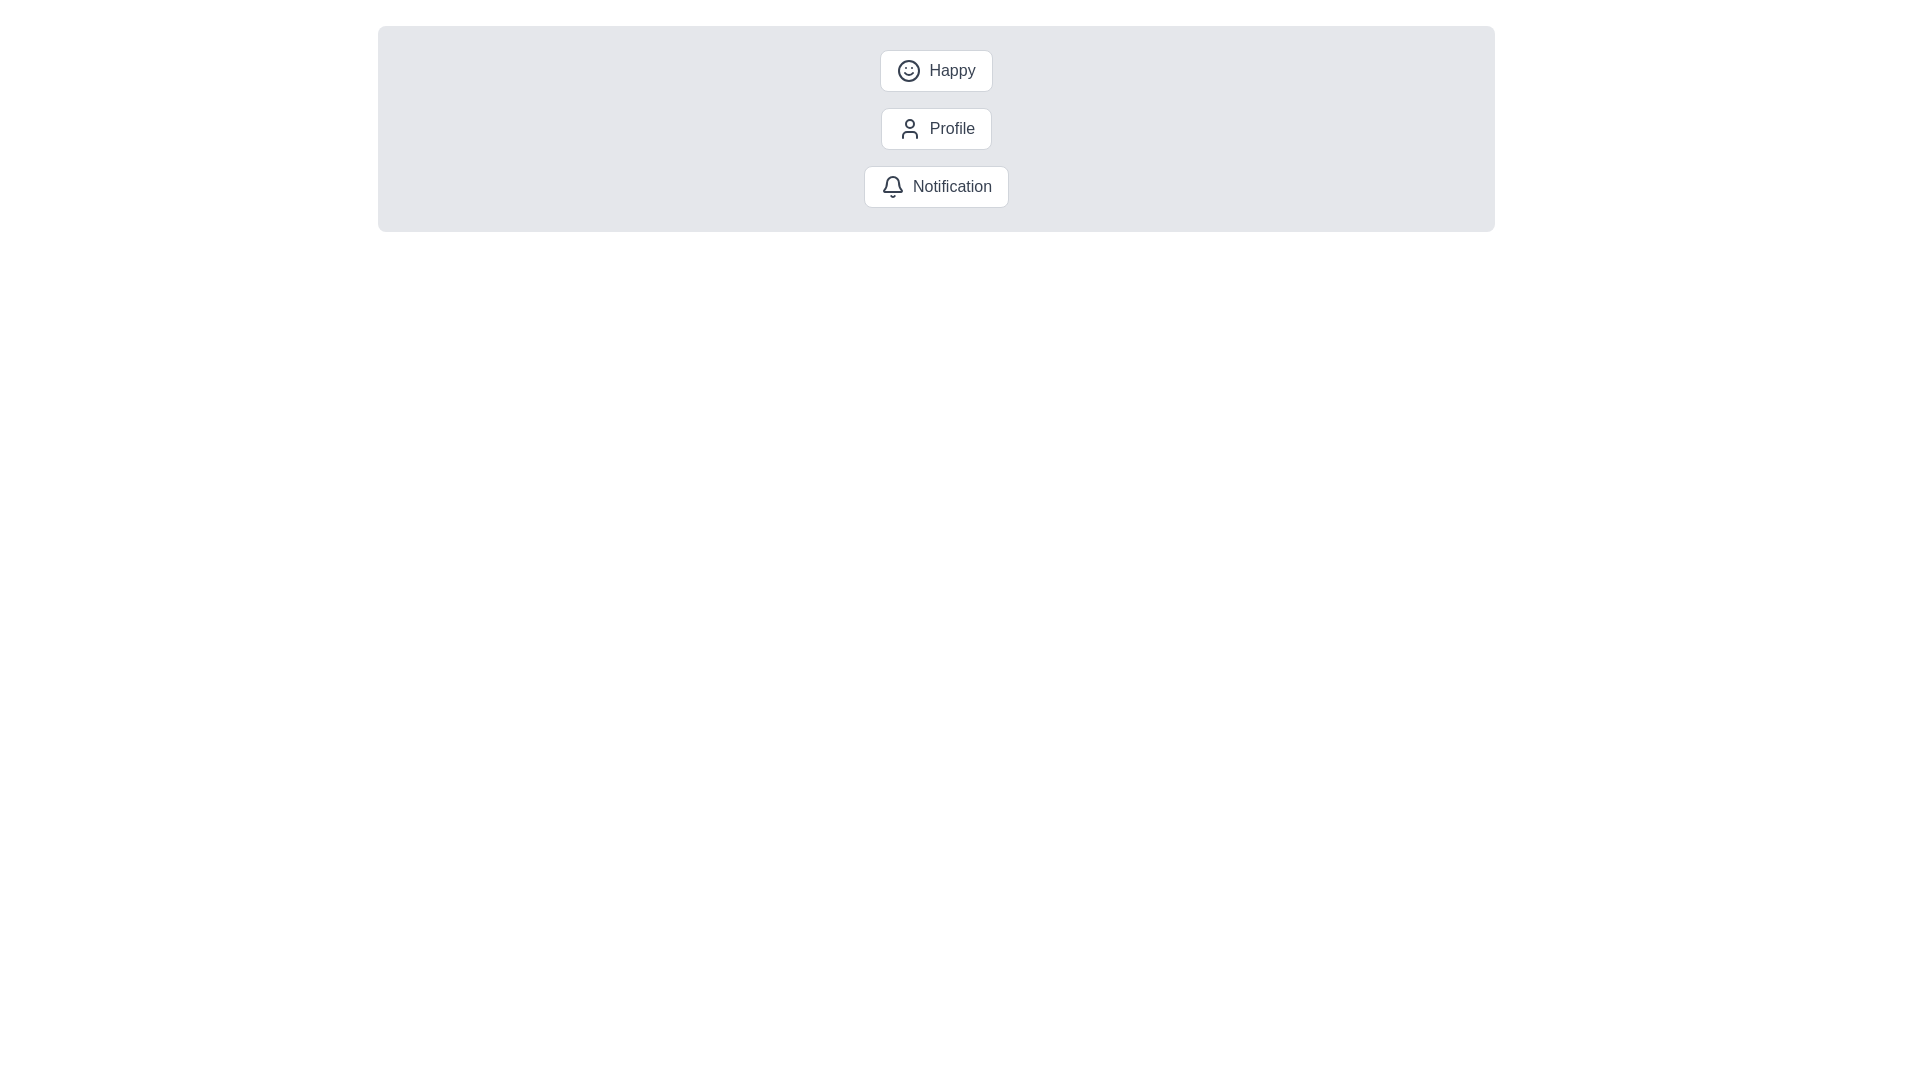  What do you see at coordinates (935, 69) in the screenshot?
I see `the chip labeled Happy to activate it` at bounding box center [935, 69].